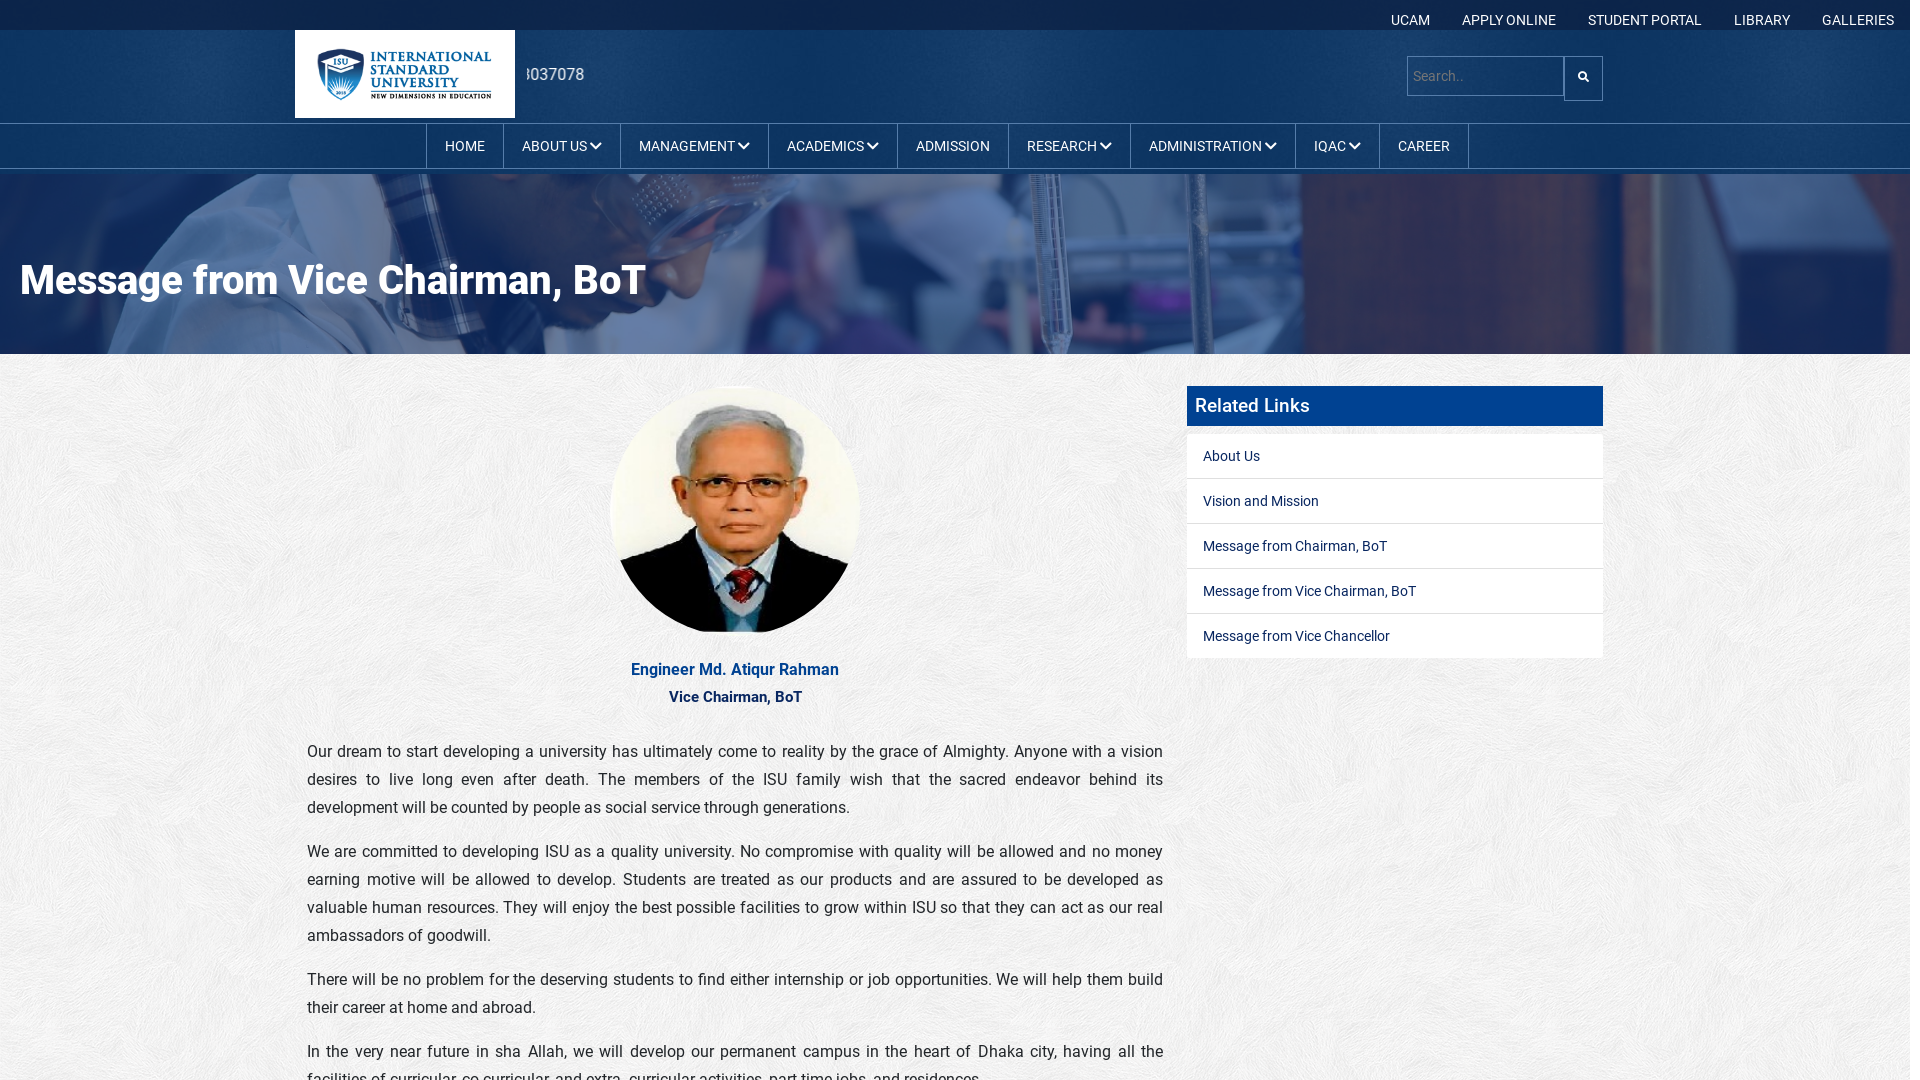 Image resolution: width=1920 pixels, height=1080 pixels. What do you see at coordinates (693, 145) in the screenshot?
I see `'MANAGEMENT'` at bounding box center [693, 145].